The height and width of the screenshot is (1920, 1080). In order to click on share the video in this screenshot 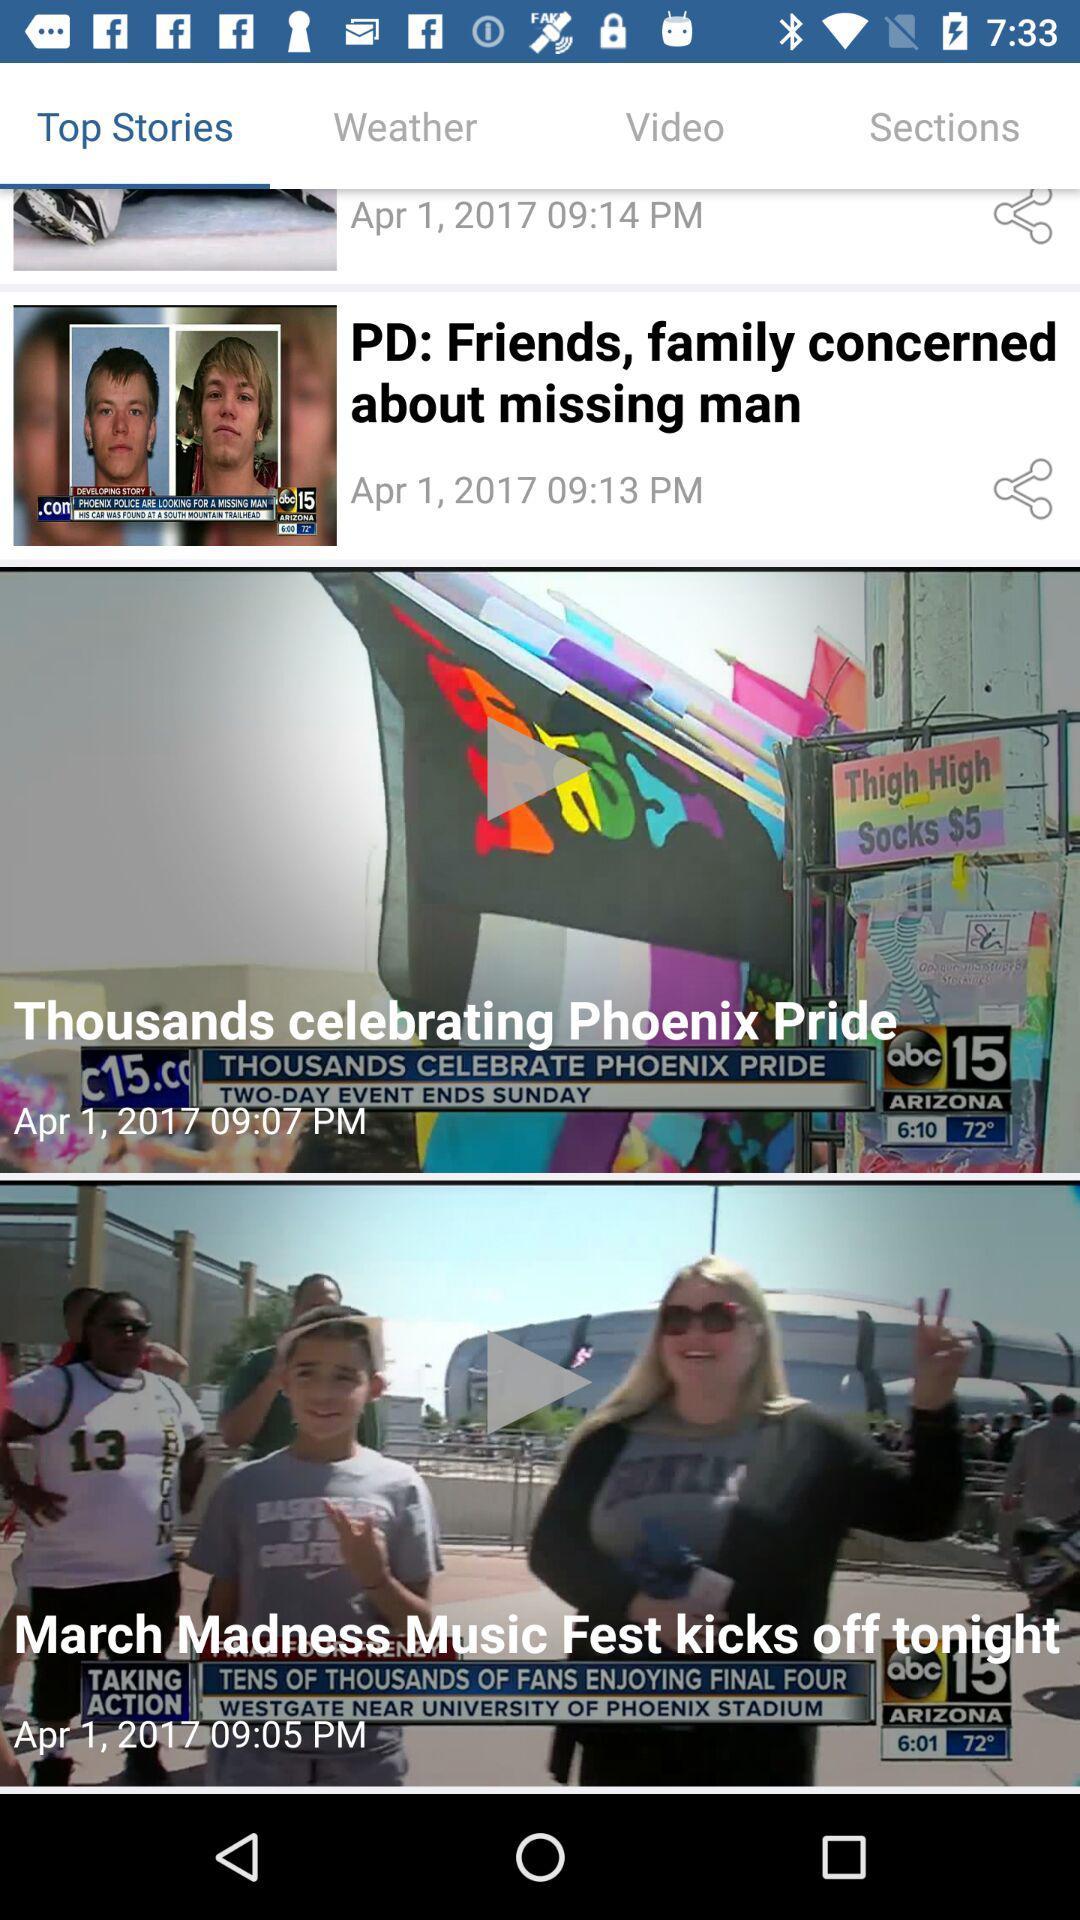, I will do `click(1027, 221)`.